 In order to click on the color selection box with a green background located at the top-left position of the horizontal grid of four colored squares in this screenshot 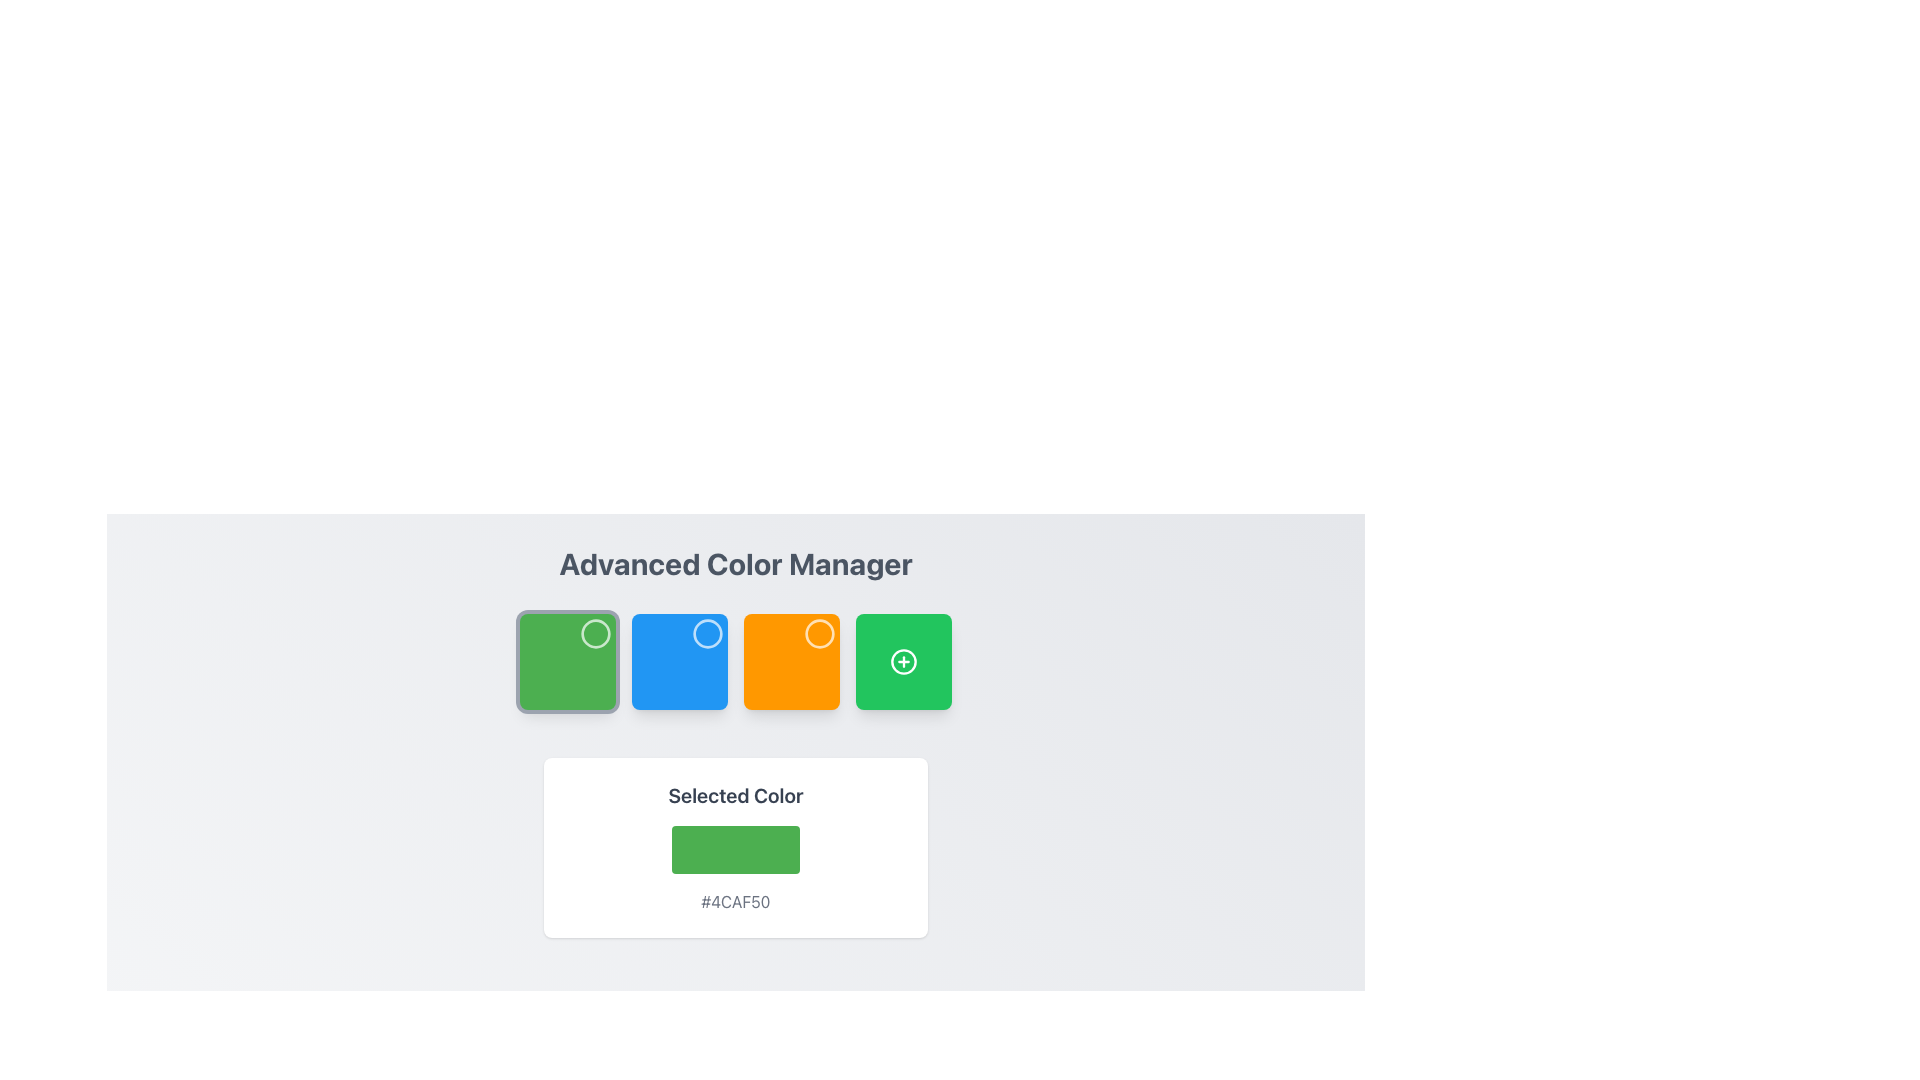, I will do `click(566, 662)`.